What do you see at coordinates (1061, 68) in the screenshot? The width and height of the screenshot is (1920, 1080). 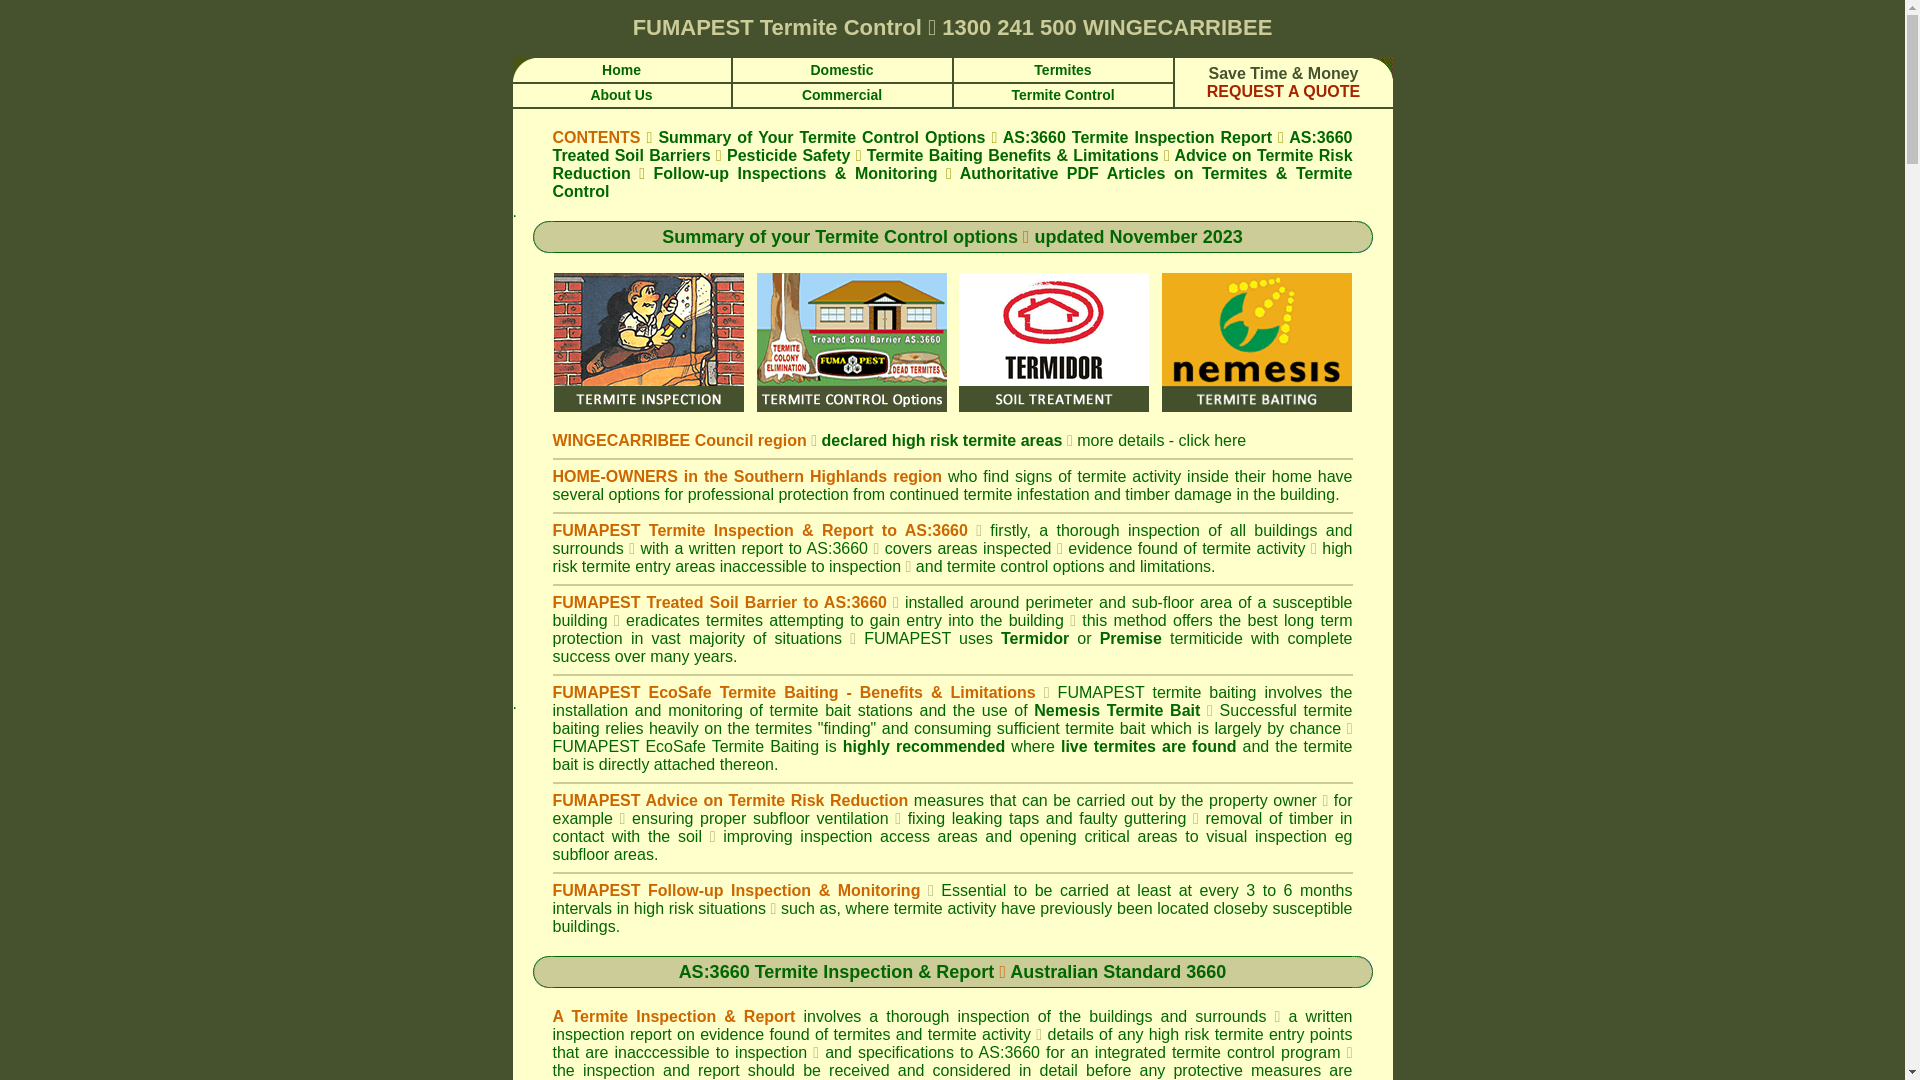 I see `'Termites'` at bounding box center [1061, 68].